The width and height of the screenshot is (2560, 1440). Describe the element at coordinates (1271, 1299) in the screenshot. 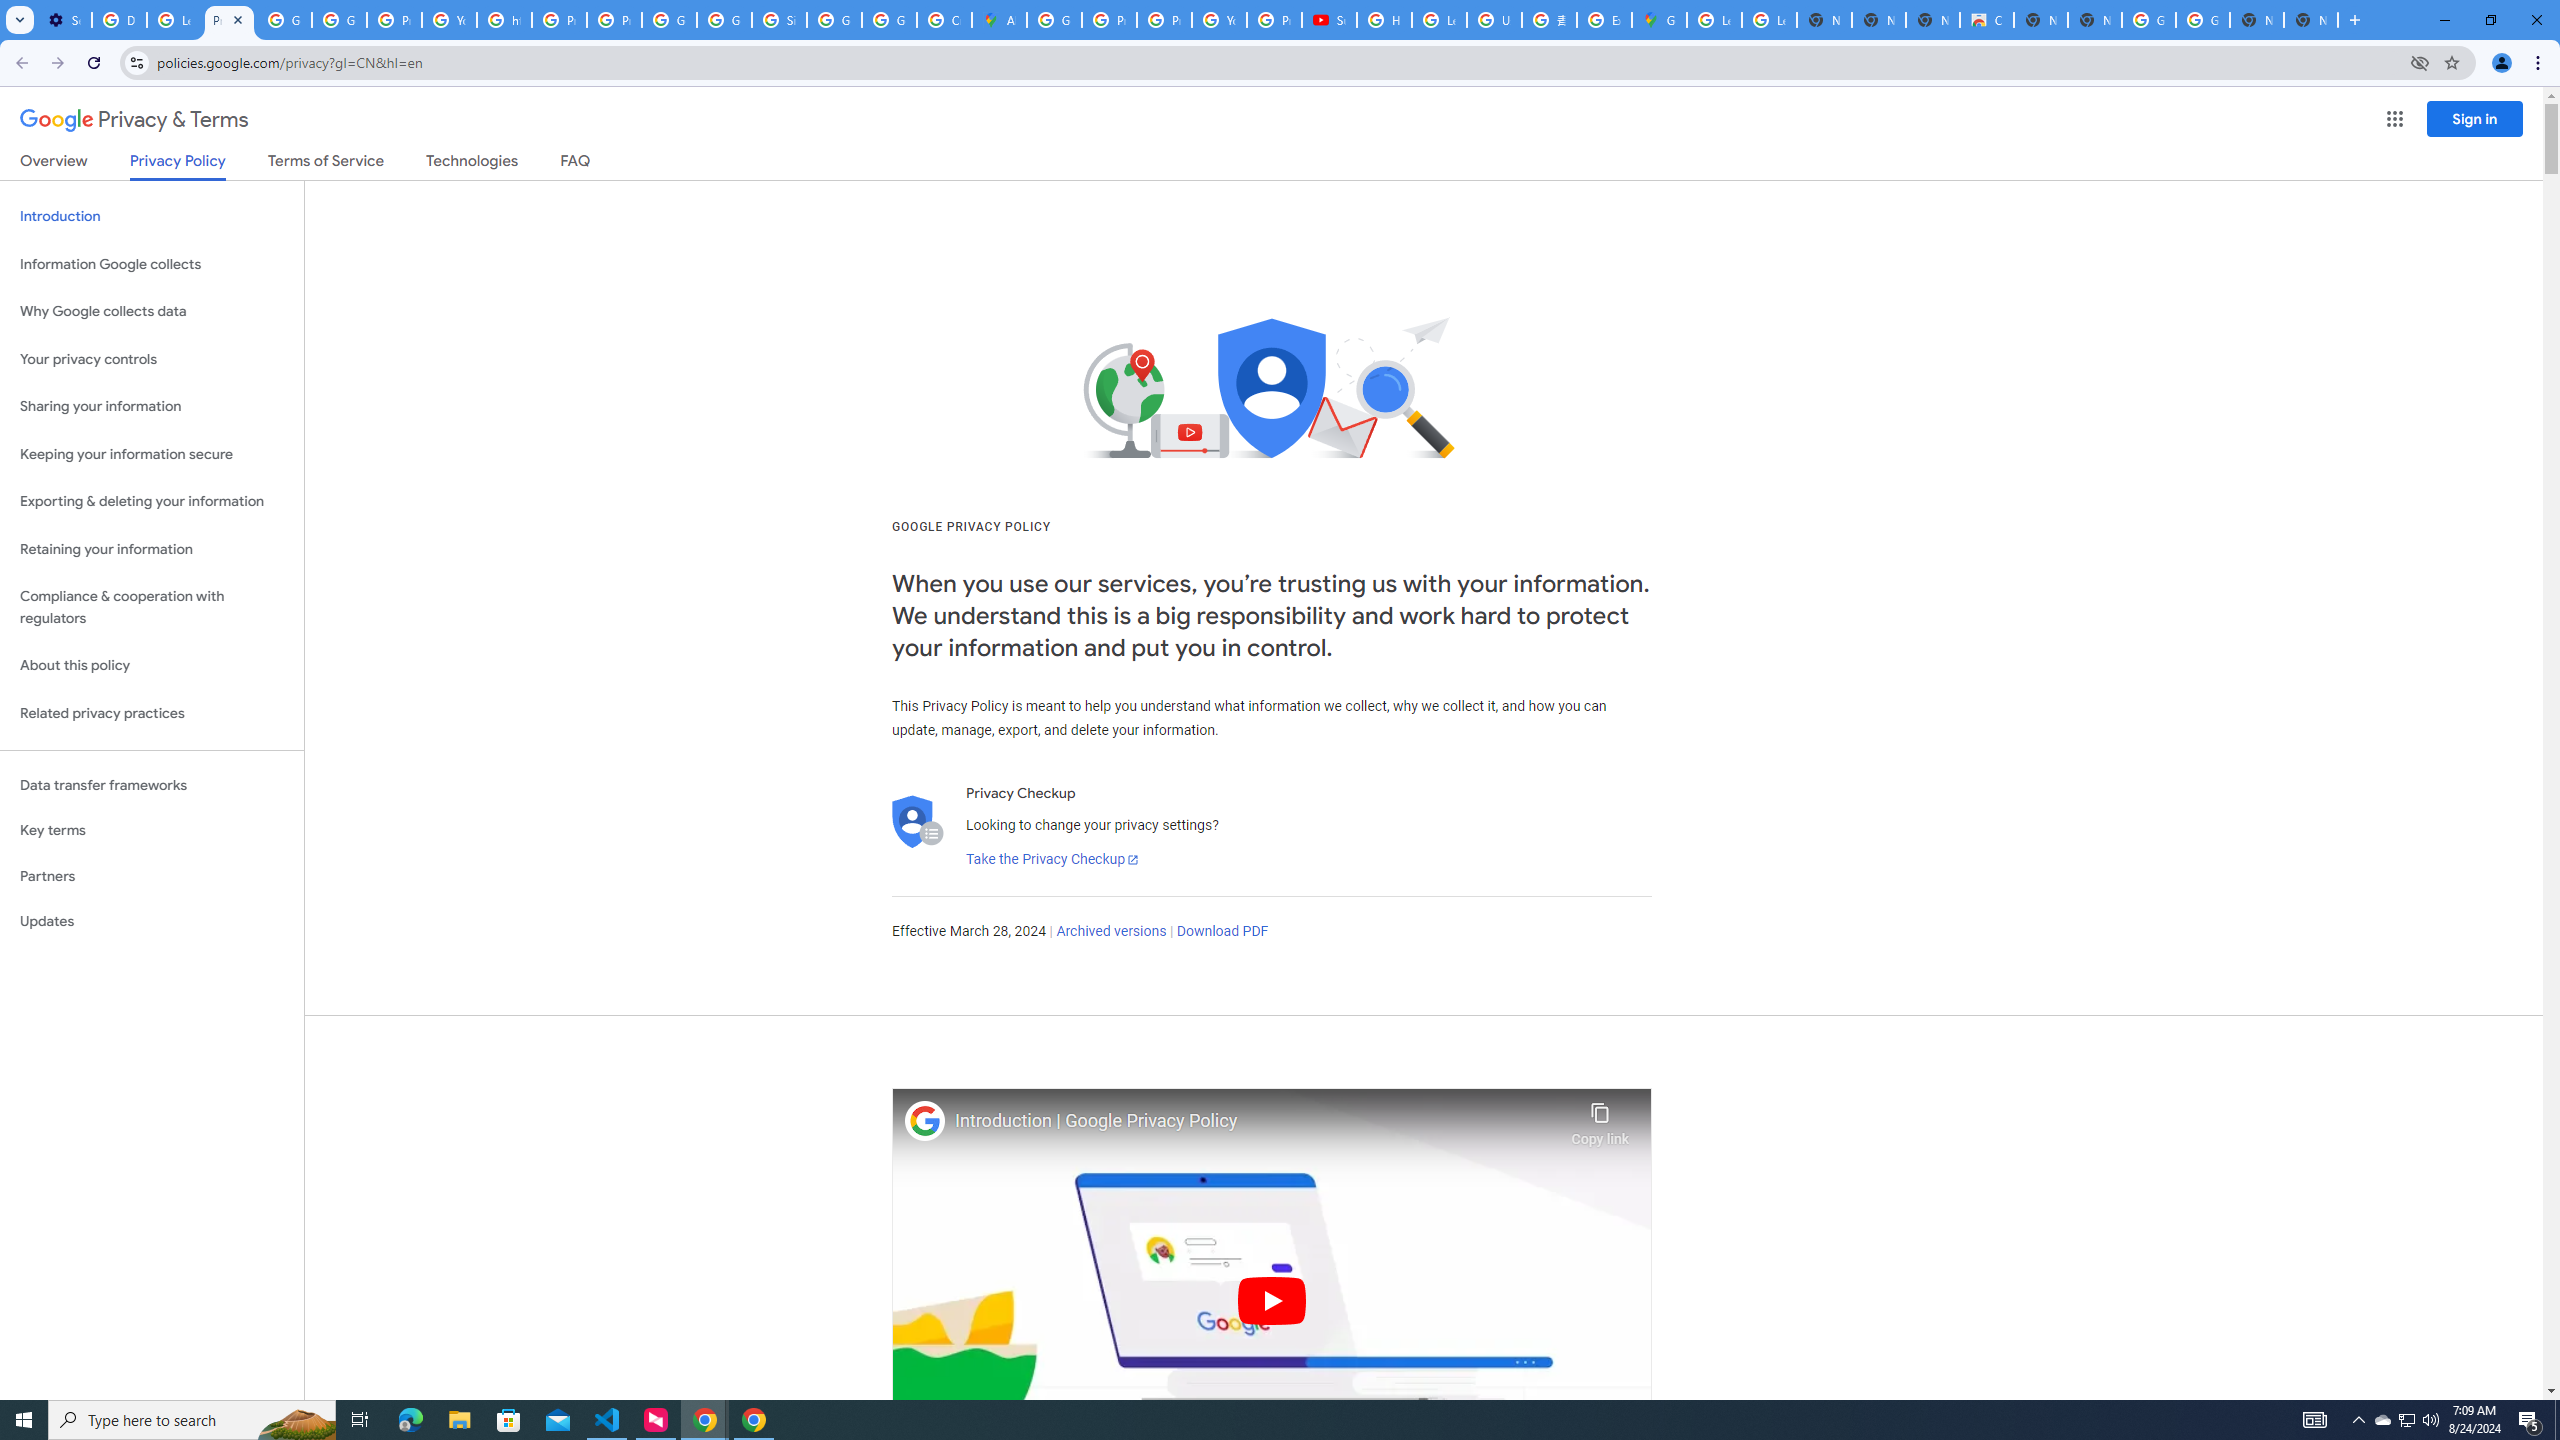

I see `'Play'` at that location.